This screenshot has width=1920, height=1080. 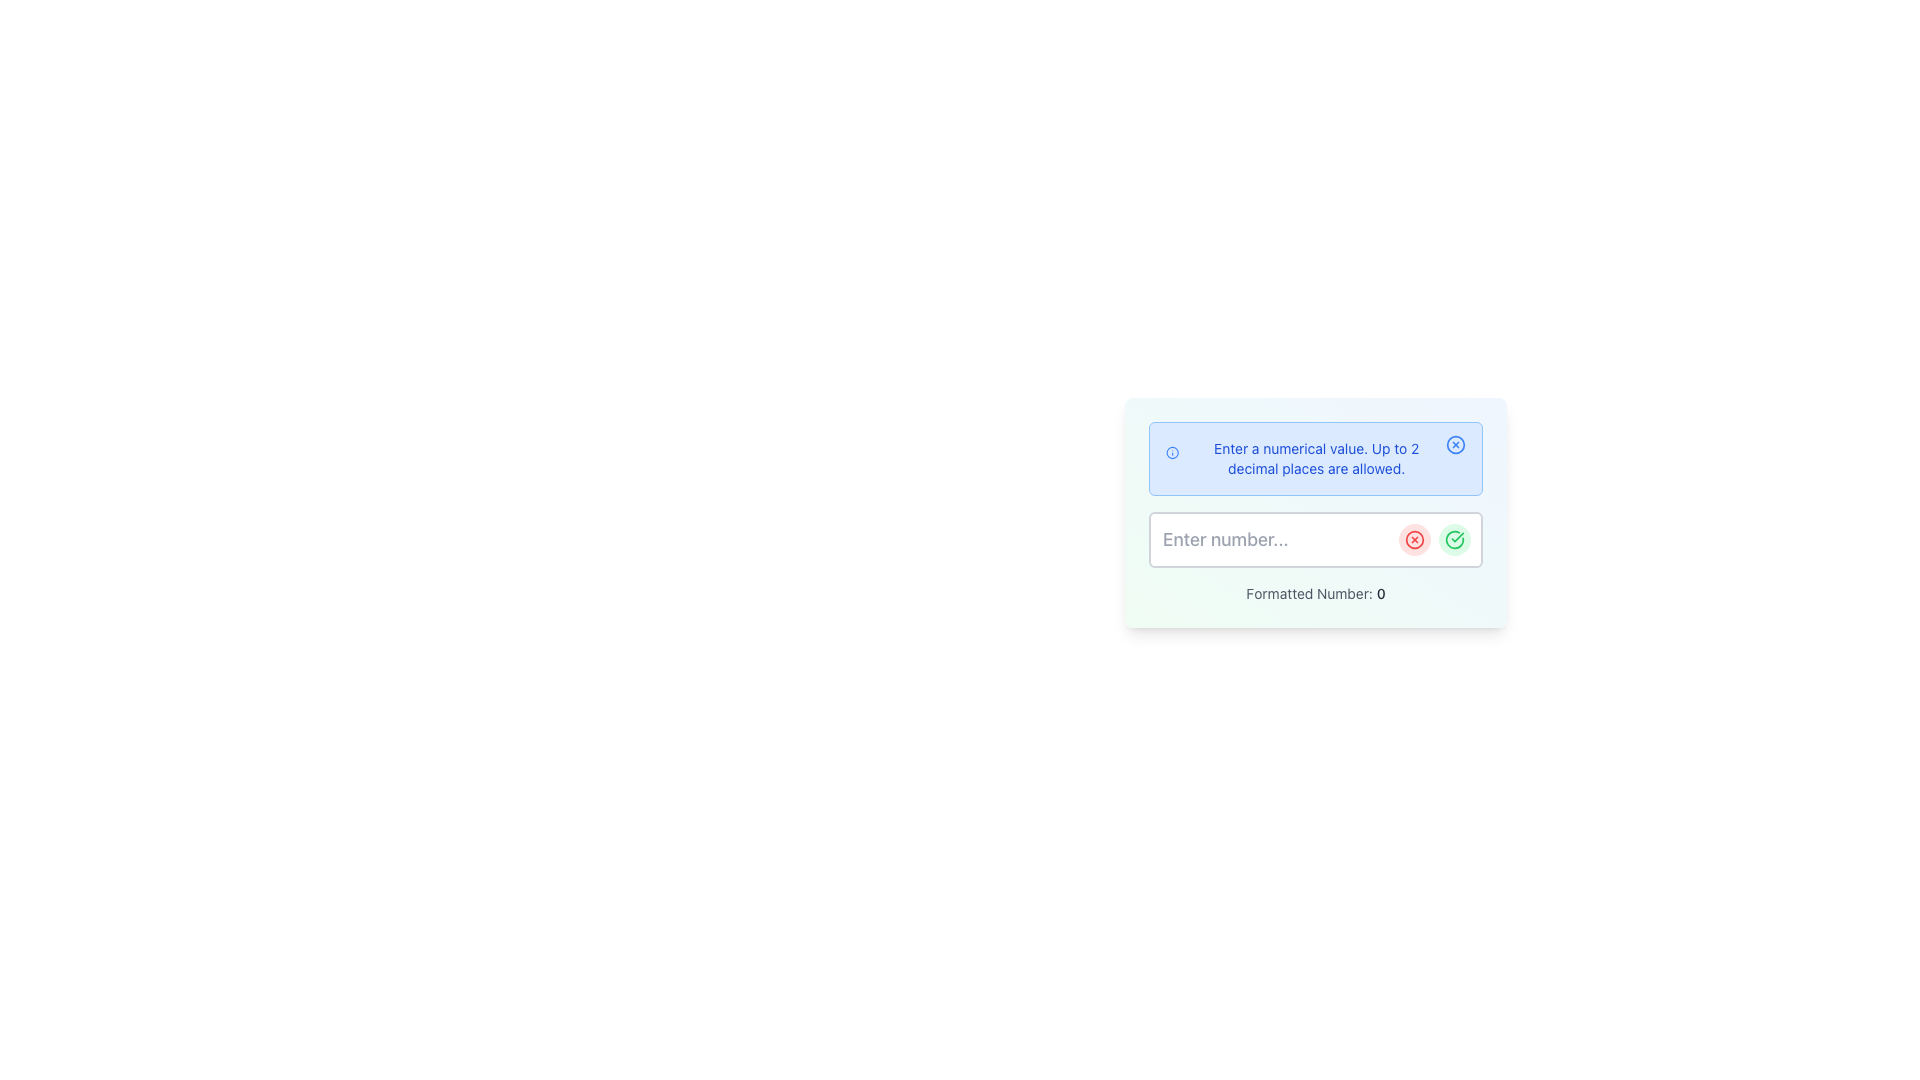 I want to click on circular SVG element with a blue stroke located at the center of the top-right corner of the input's informational box, which represents a closing functionality, so click(x=1455, y=443).